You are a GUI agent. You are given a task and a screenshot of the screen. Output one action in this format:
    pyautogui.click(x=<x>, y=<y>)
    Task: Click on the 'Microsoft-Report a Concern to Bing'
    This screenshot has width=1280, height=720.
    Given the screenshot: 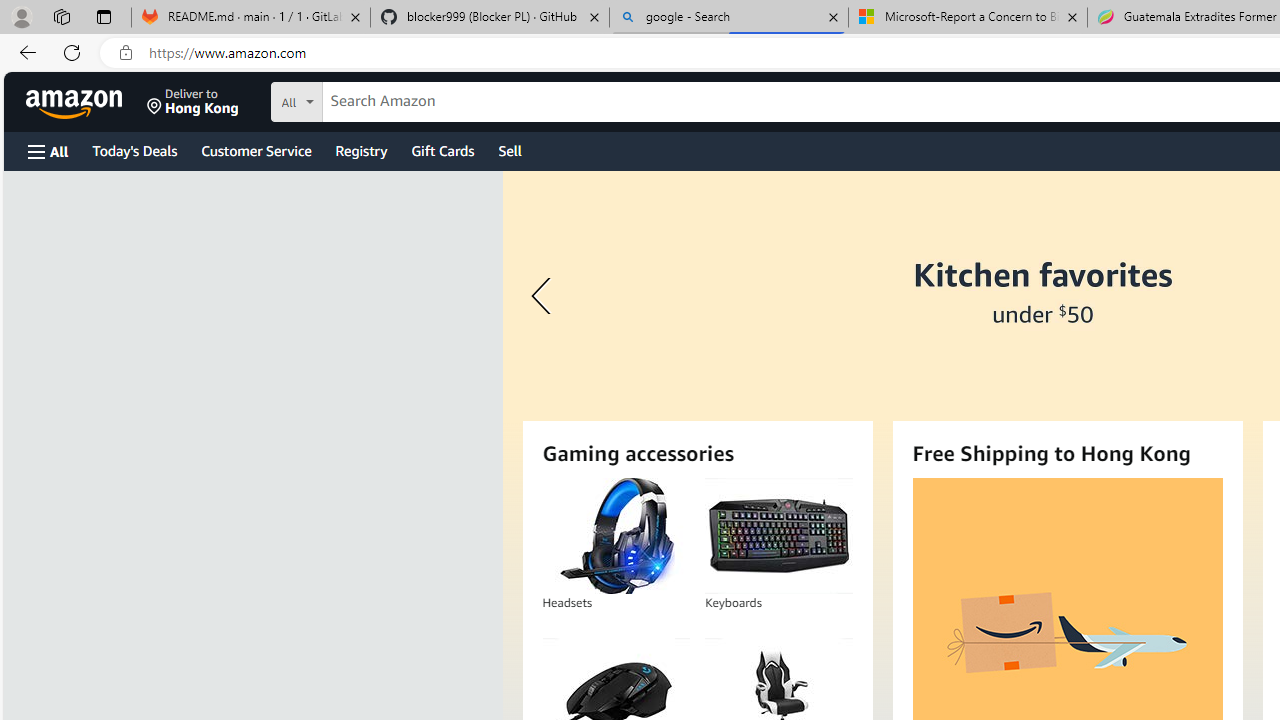 What is the action you would take?
    pyautogui.click(x=967, y=17)
    